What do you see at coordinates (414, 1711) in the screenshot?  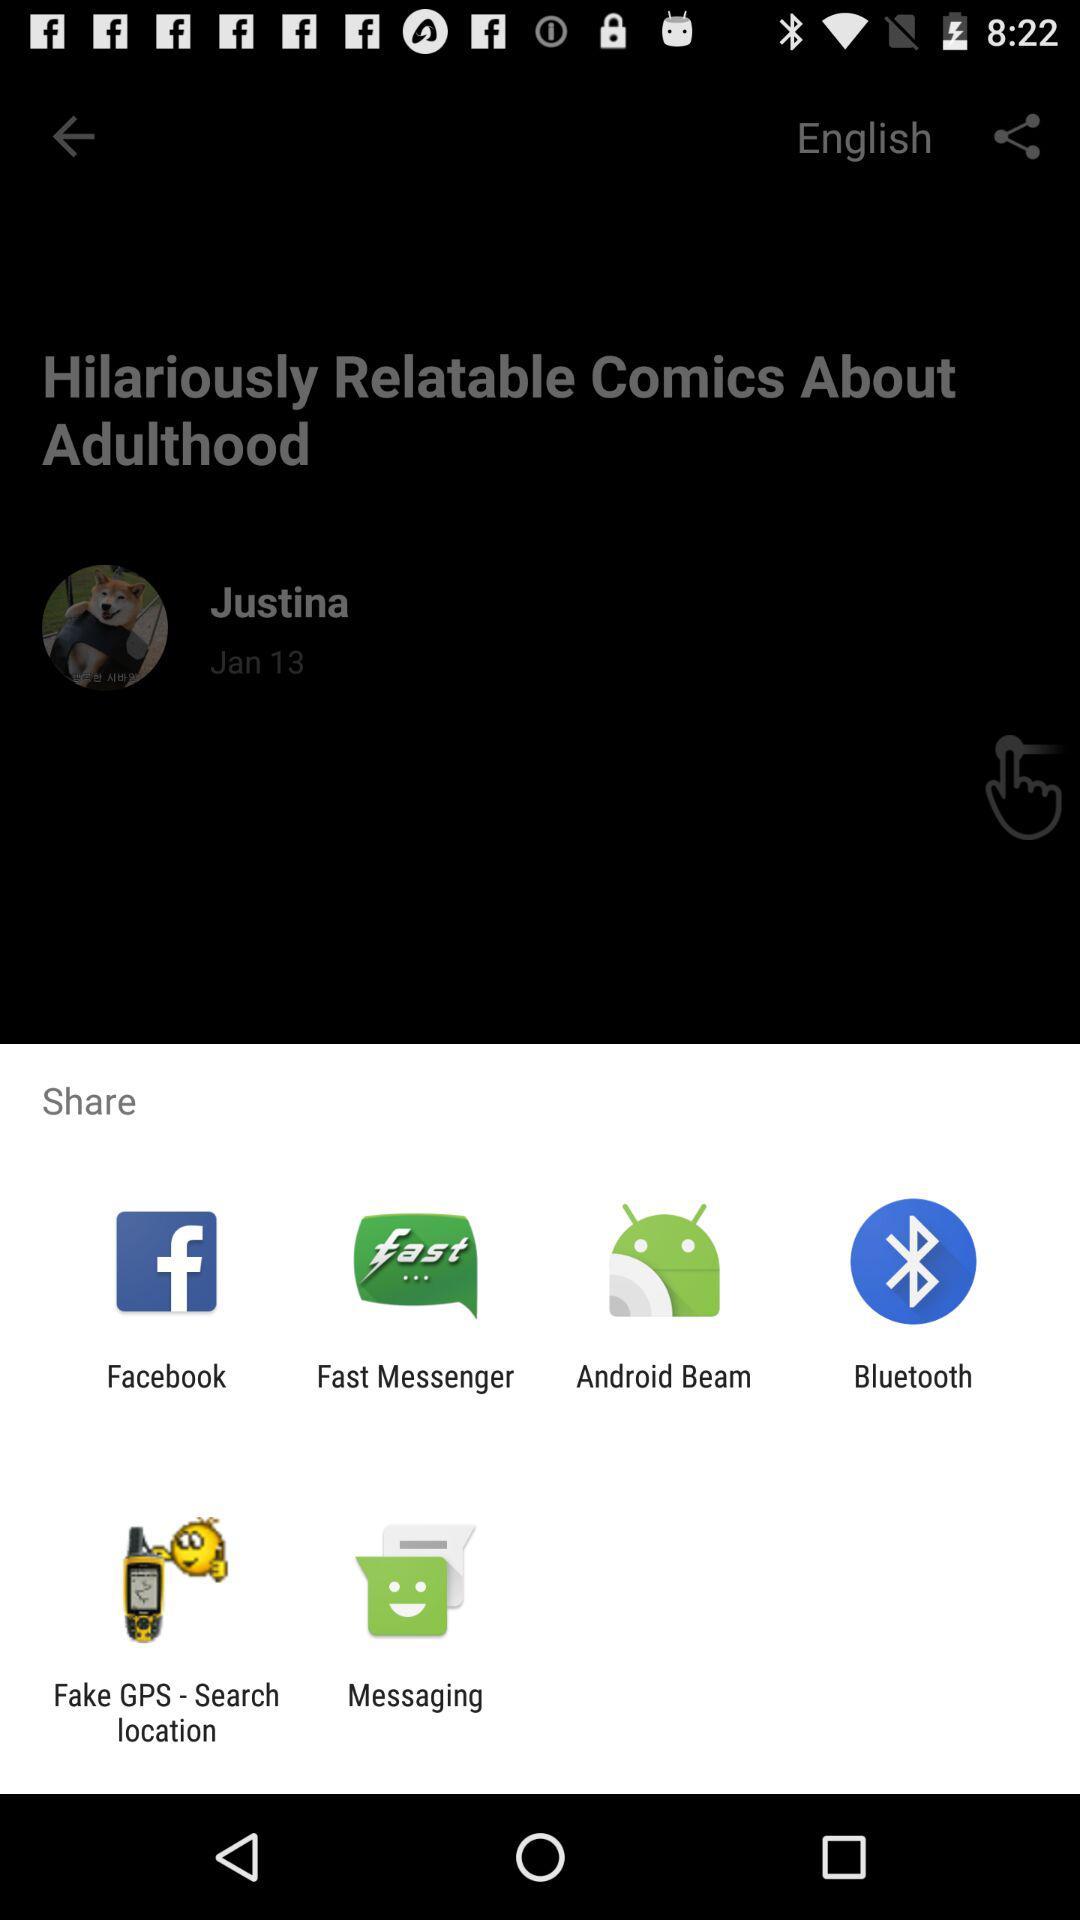 I see `the app next to the fake gps search` at bounding box center [414, 1711].